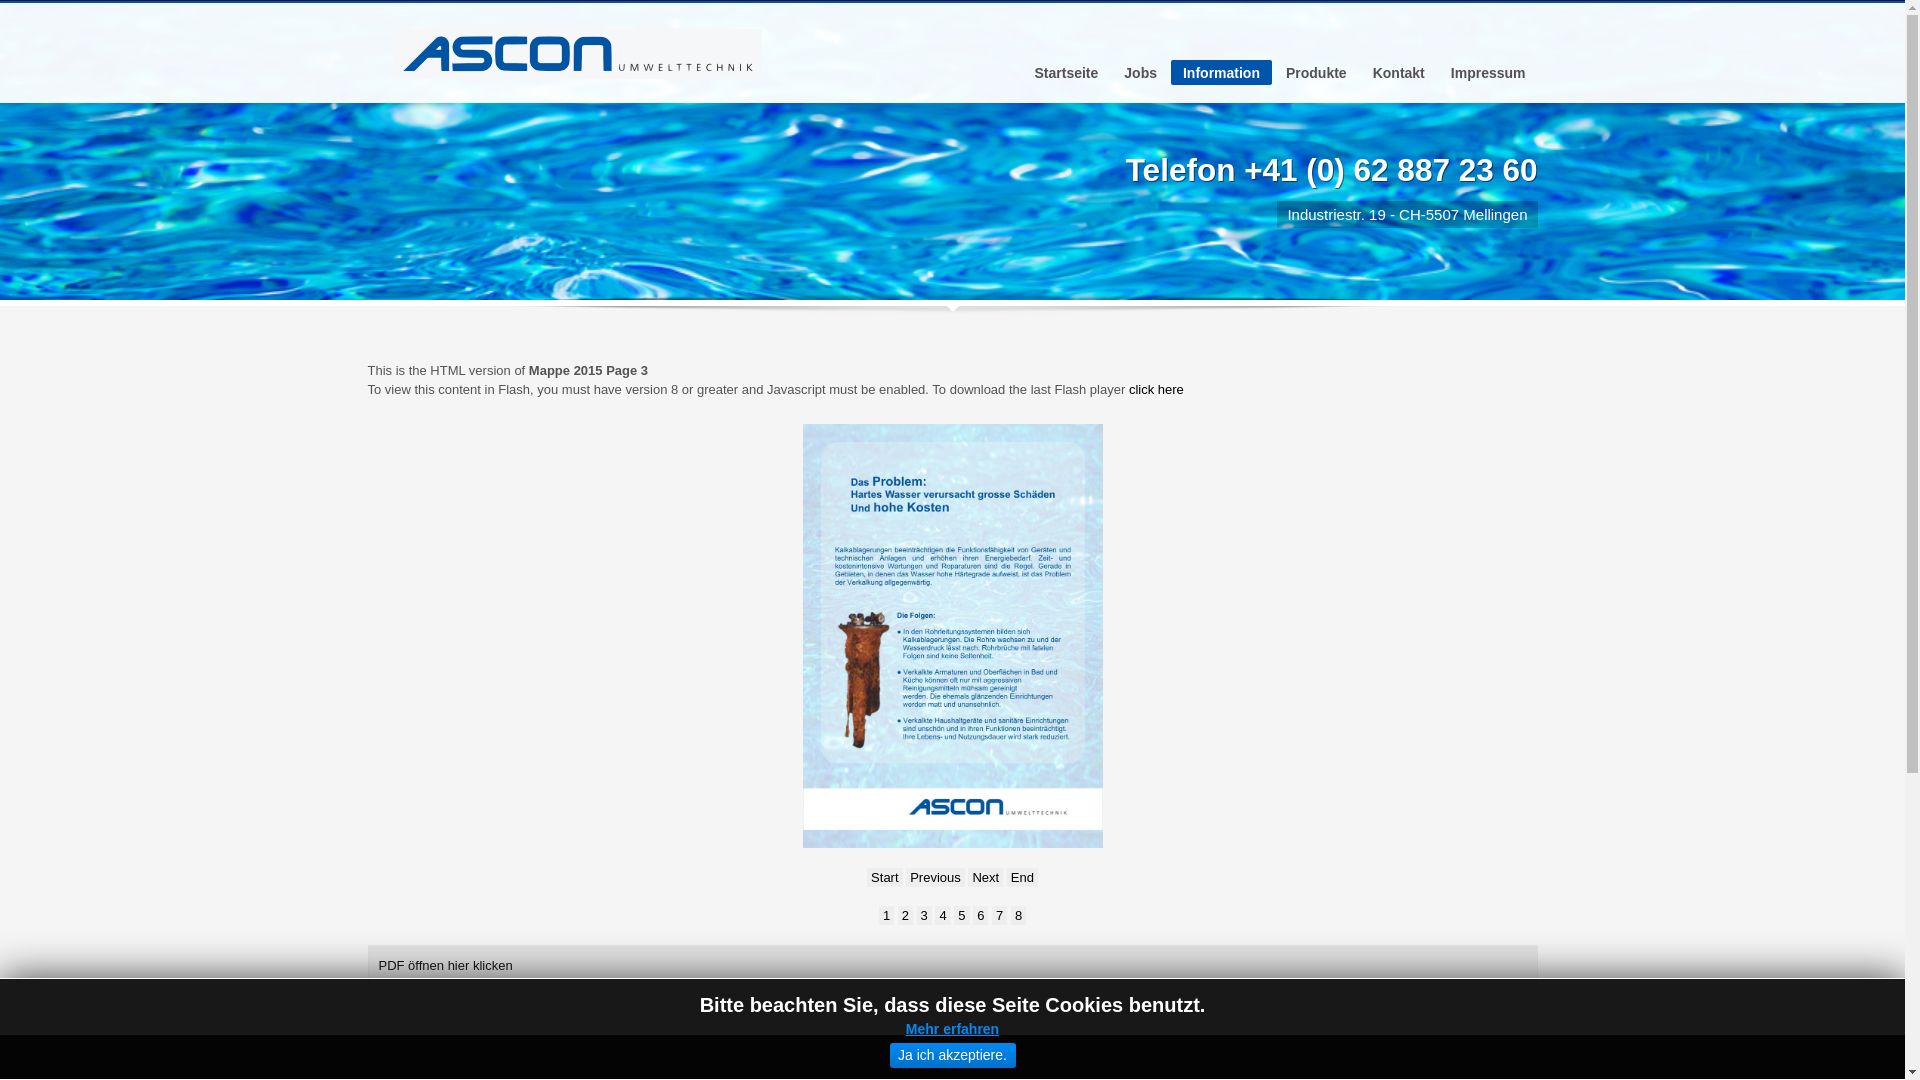  What do you see at coordinates (1397, 72) in the screenshot?
I see `'Kontakt'` at bounding box center [1397, 72].